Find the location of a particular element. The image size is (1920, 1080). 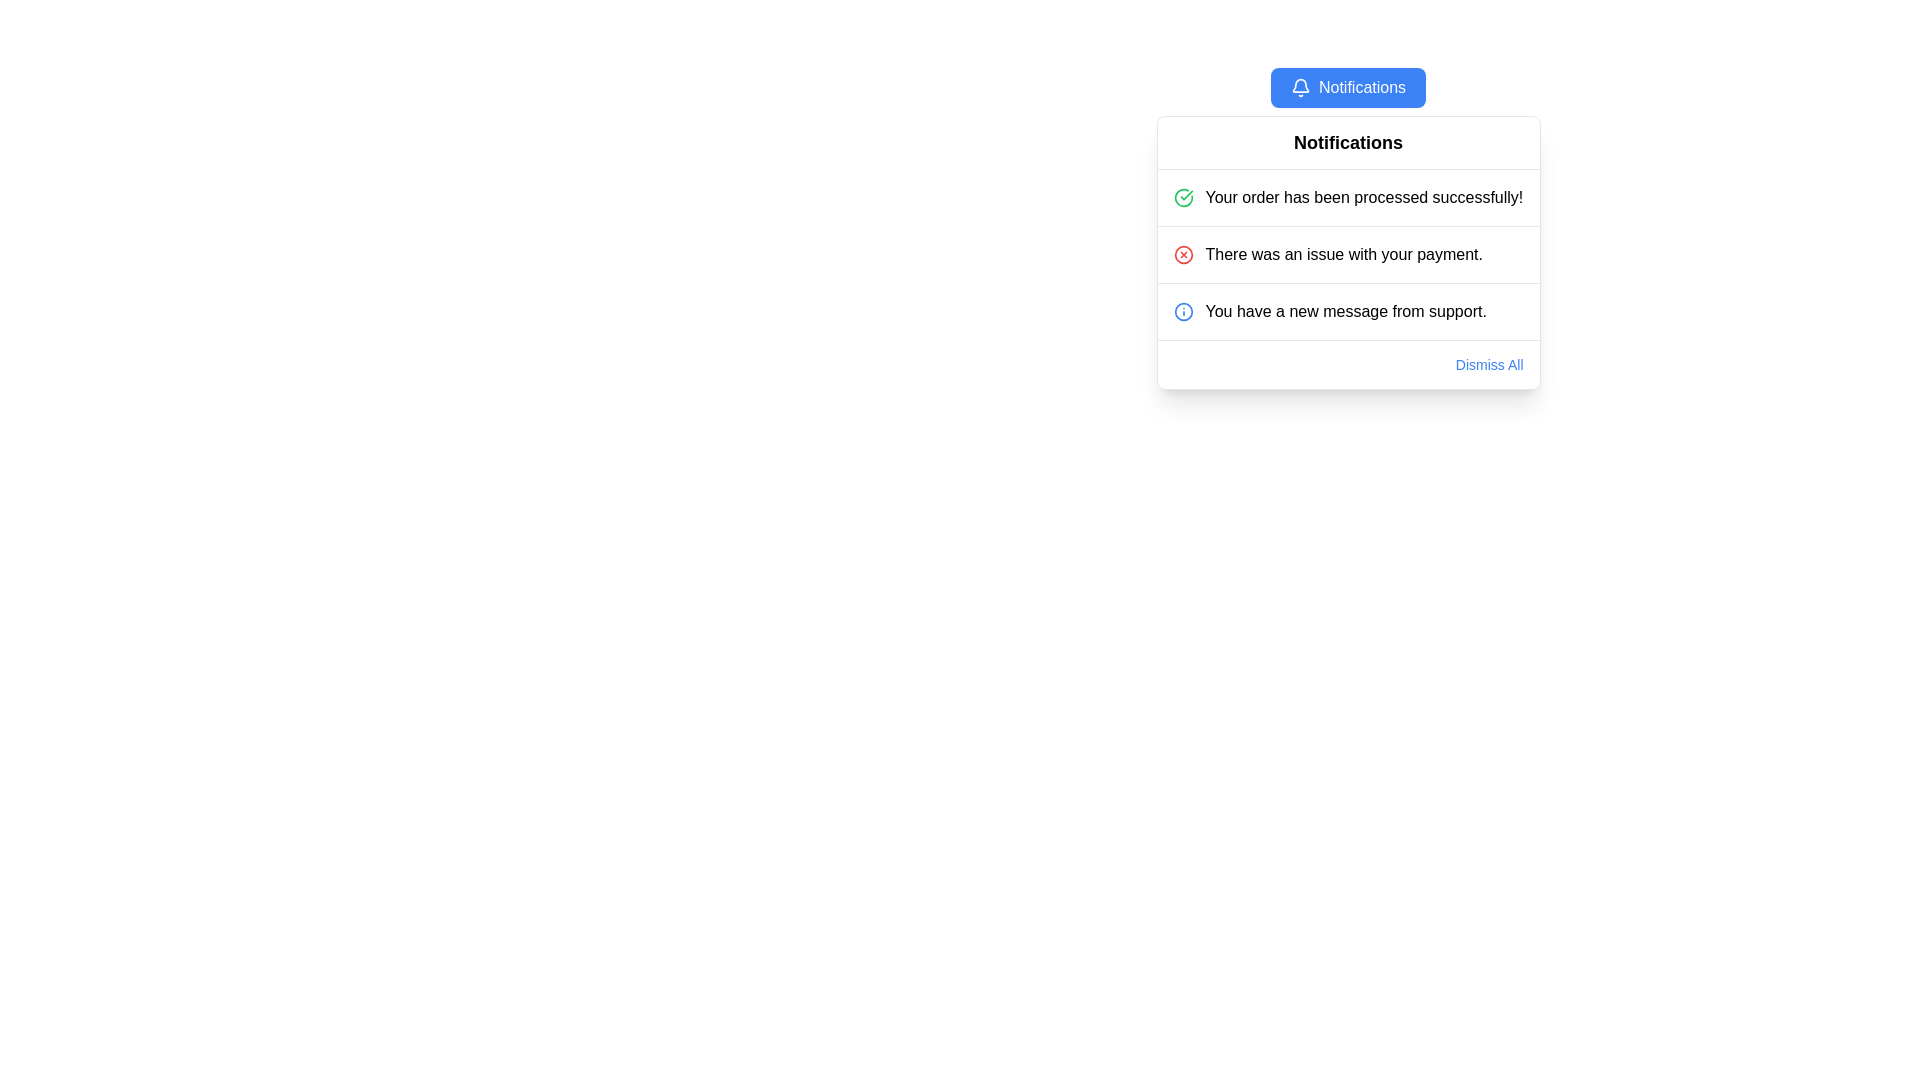

the notification button located at the top middle of the notification panel is located at coordinates (1348, 87).